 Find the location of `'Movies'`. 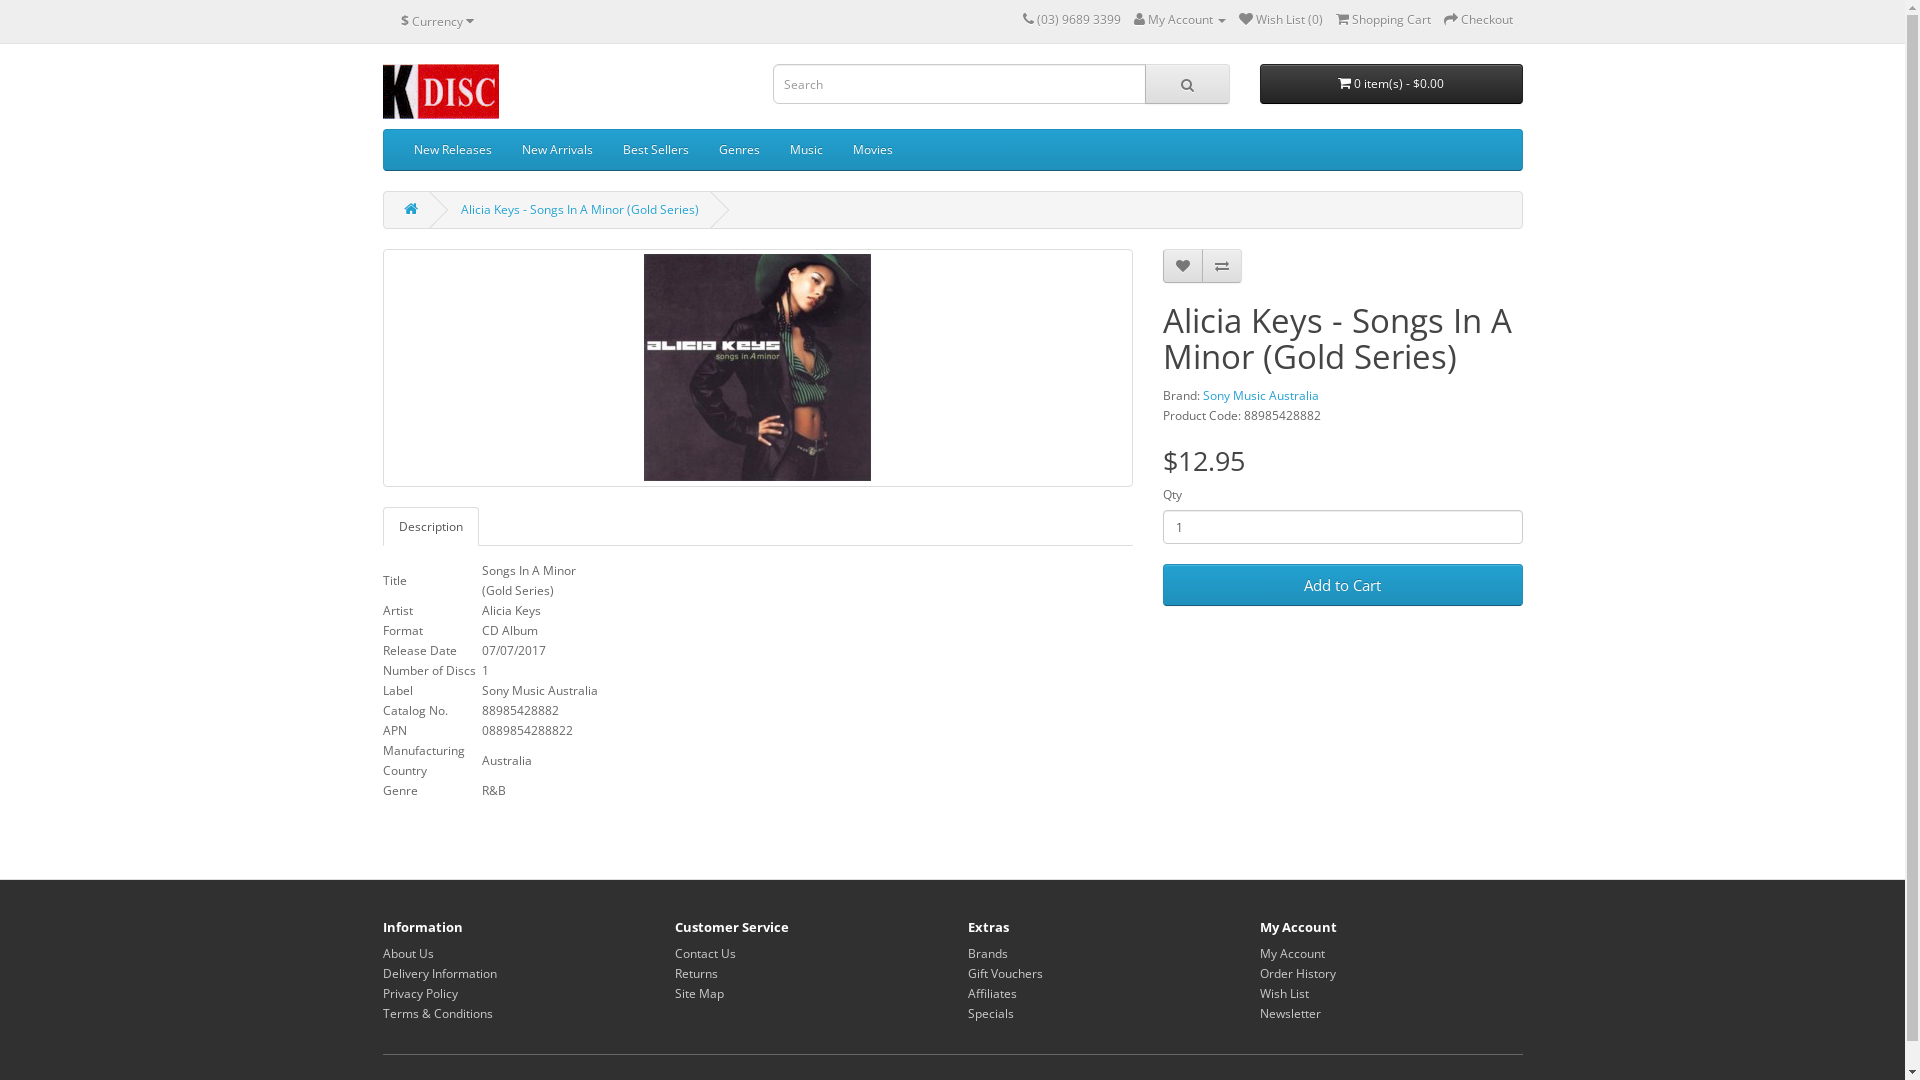

'Movies' is located at coordinates (873, 149).